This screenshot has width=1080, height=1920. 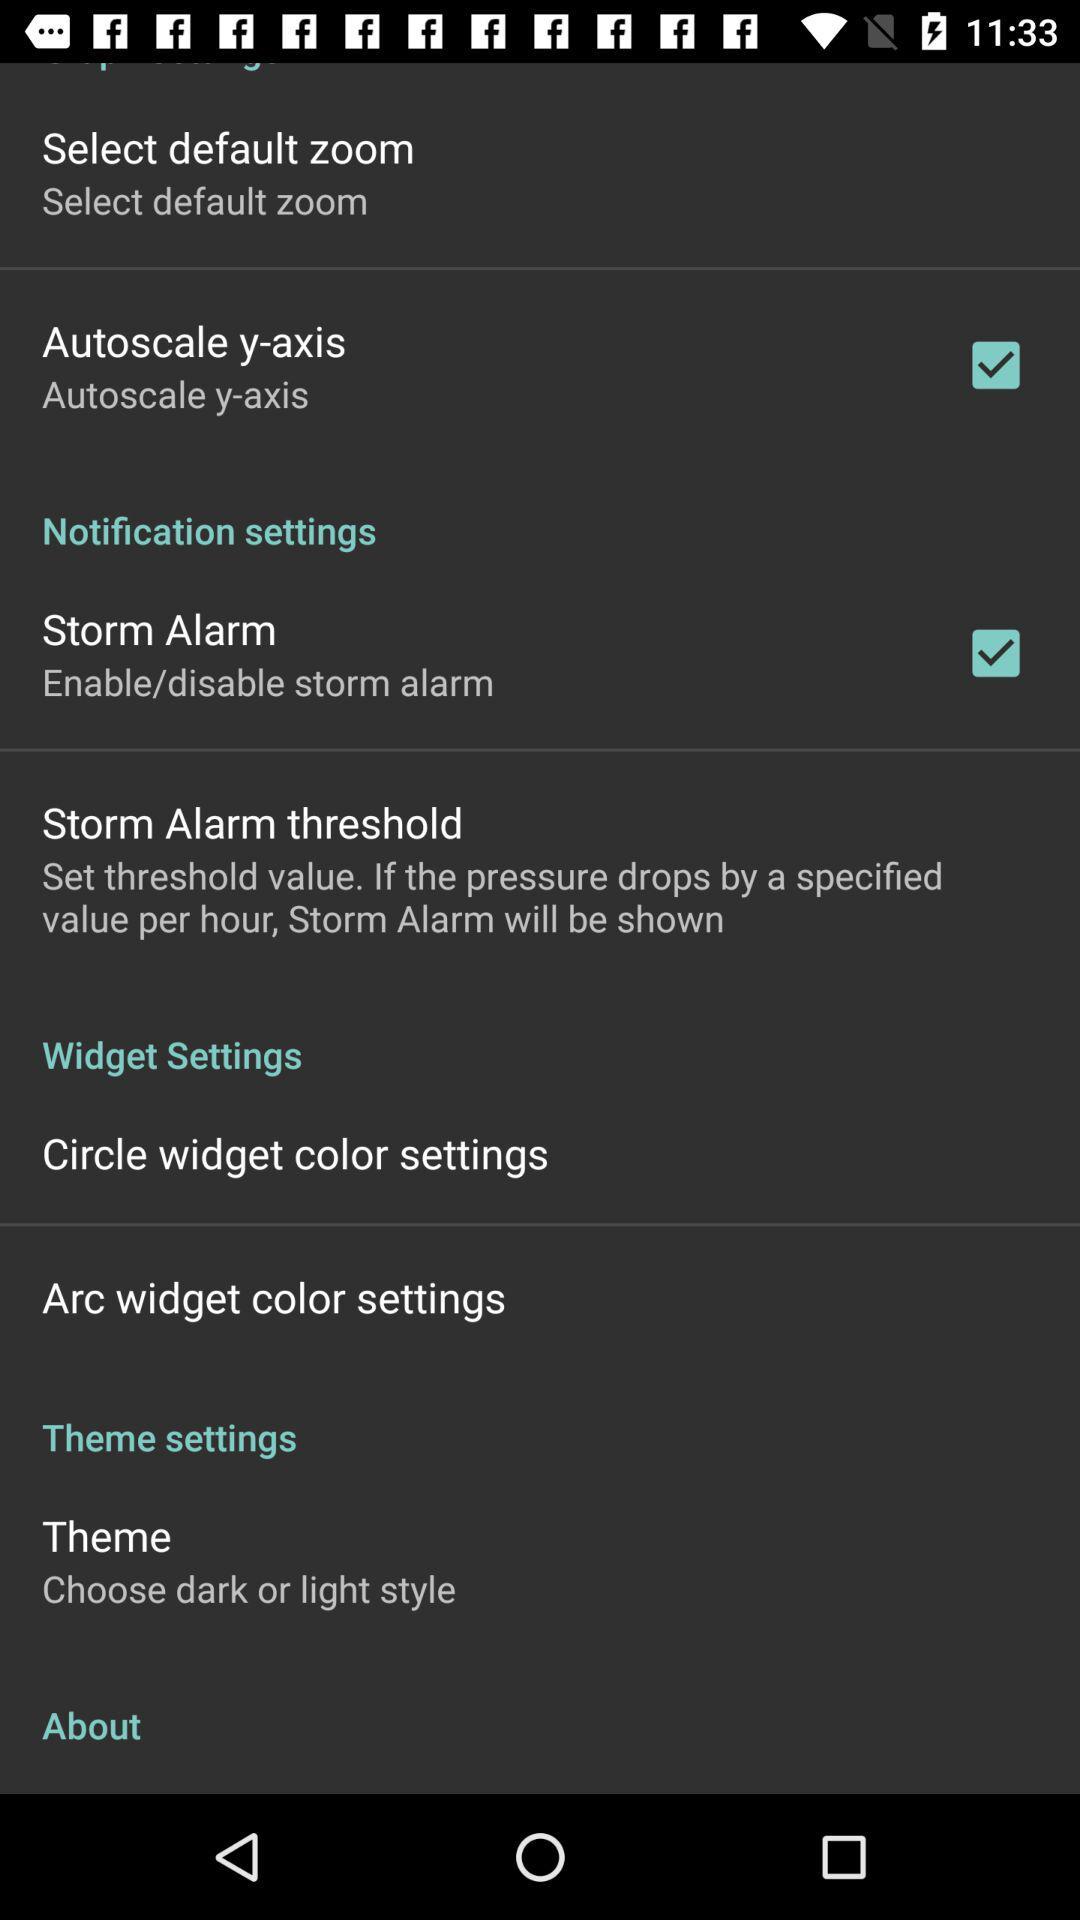 I want to click on icon below choose dark or, so click(x=540, y=1703).